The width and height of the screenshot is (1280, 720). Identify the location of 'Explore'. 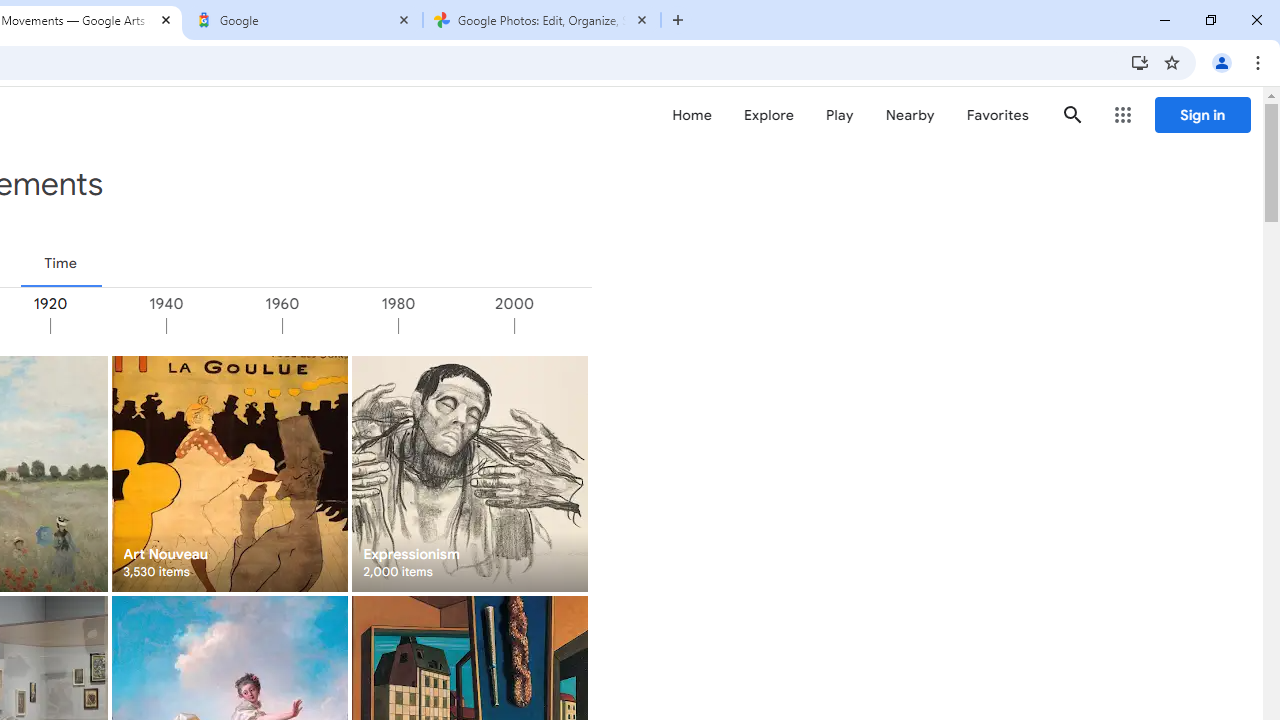
(767, 115).